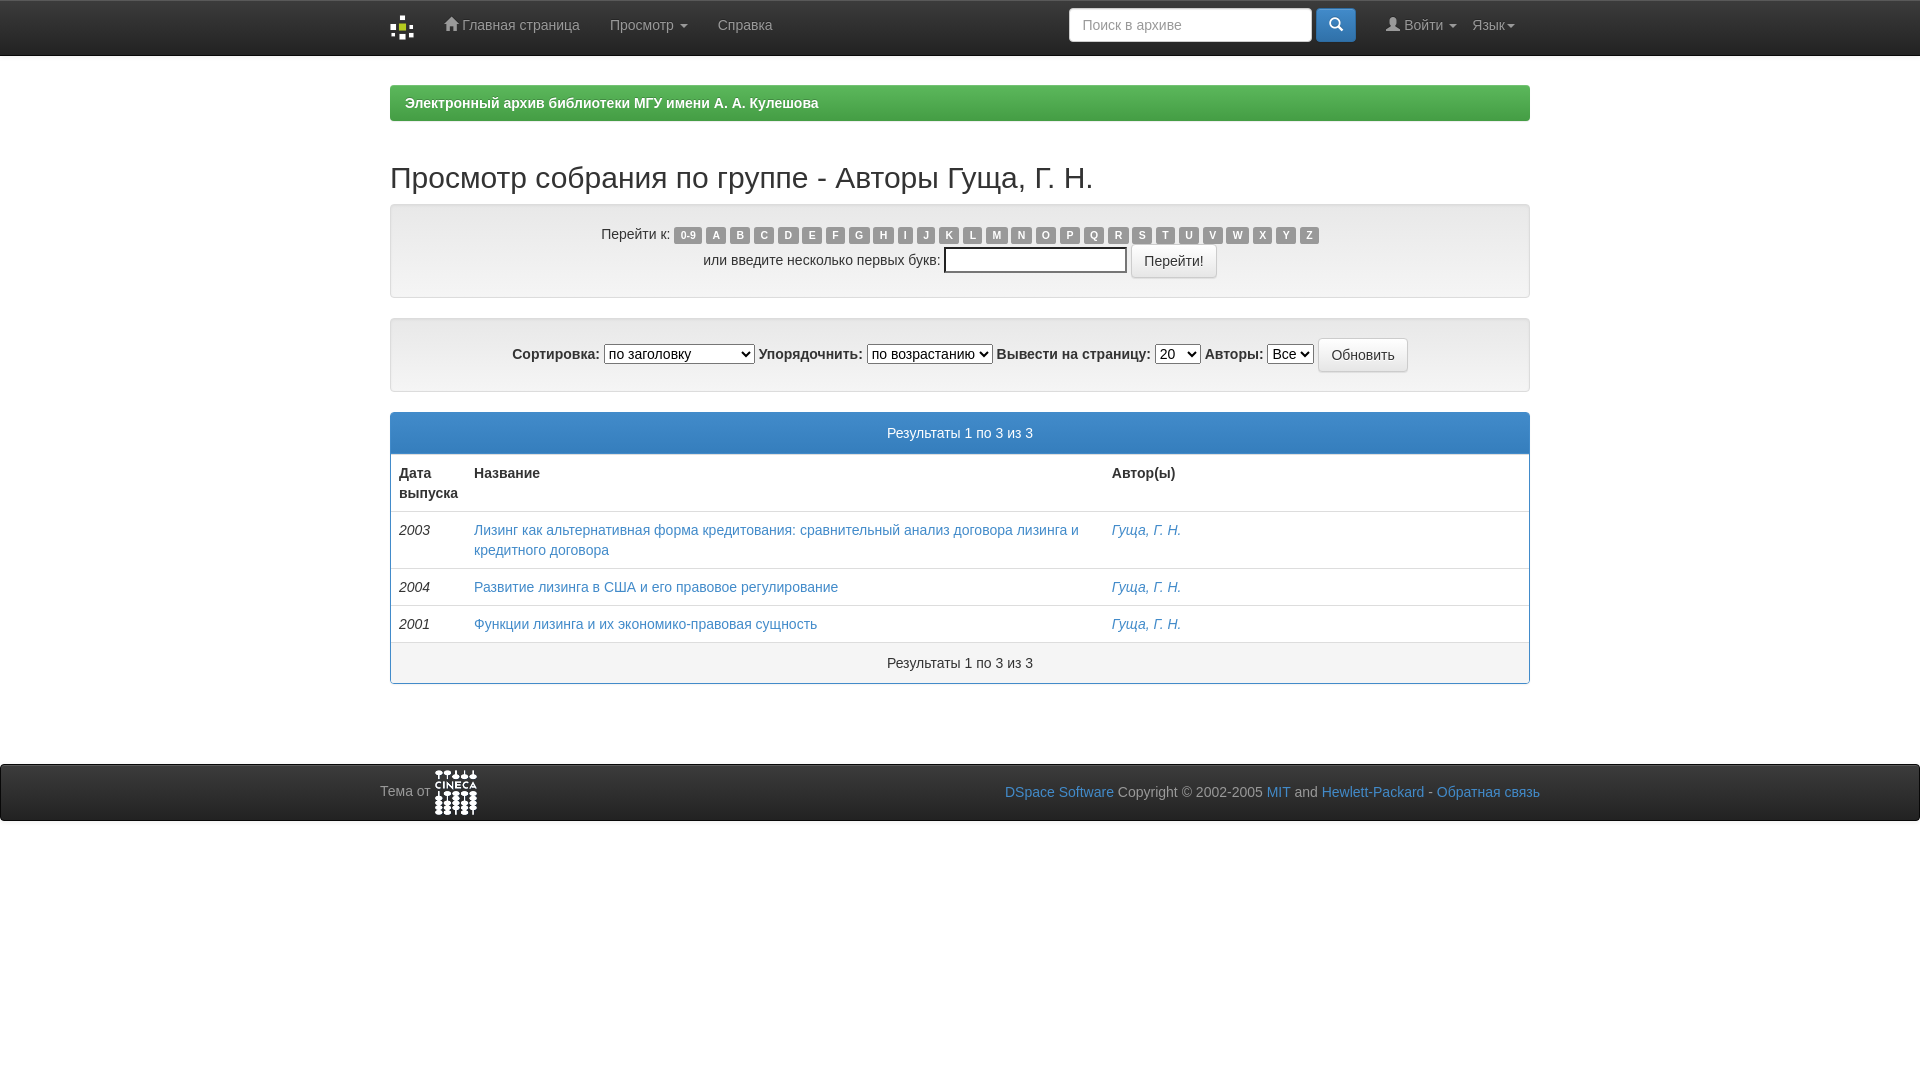 The width and height of the screenshot is (1920, 1080). Describe the element at coordinates (1142, 234) in the screenshot. I see `'S'` at that location.